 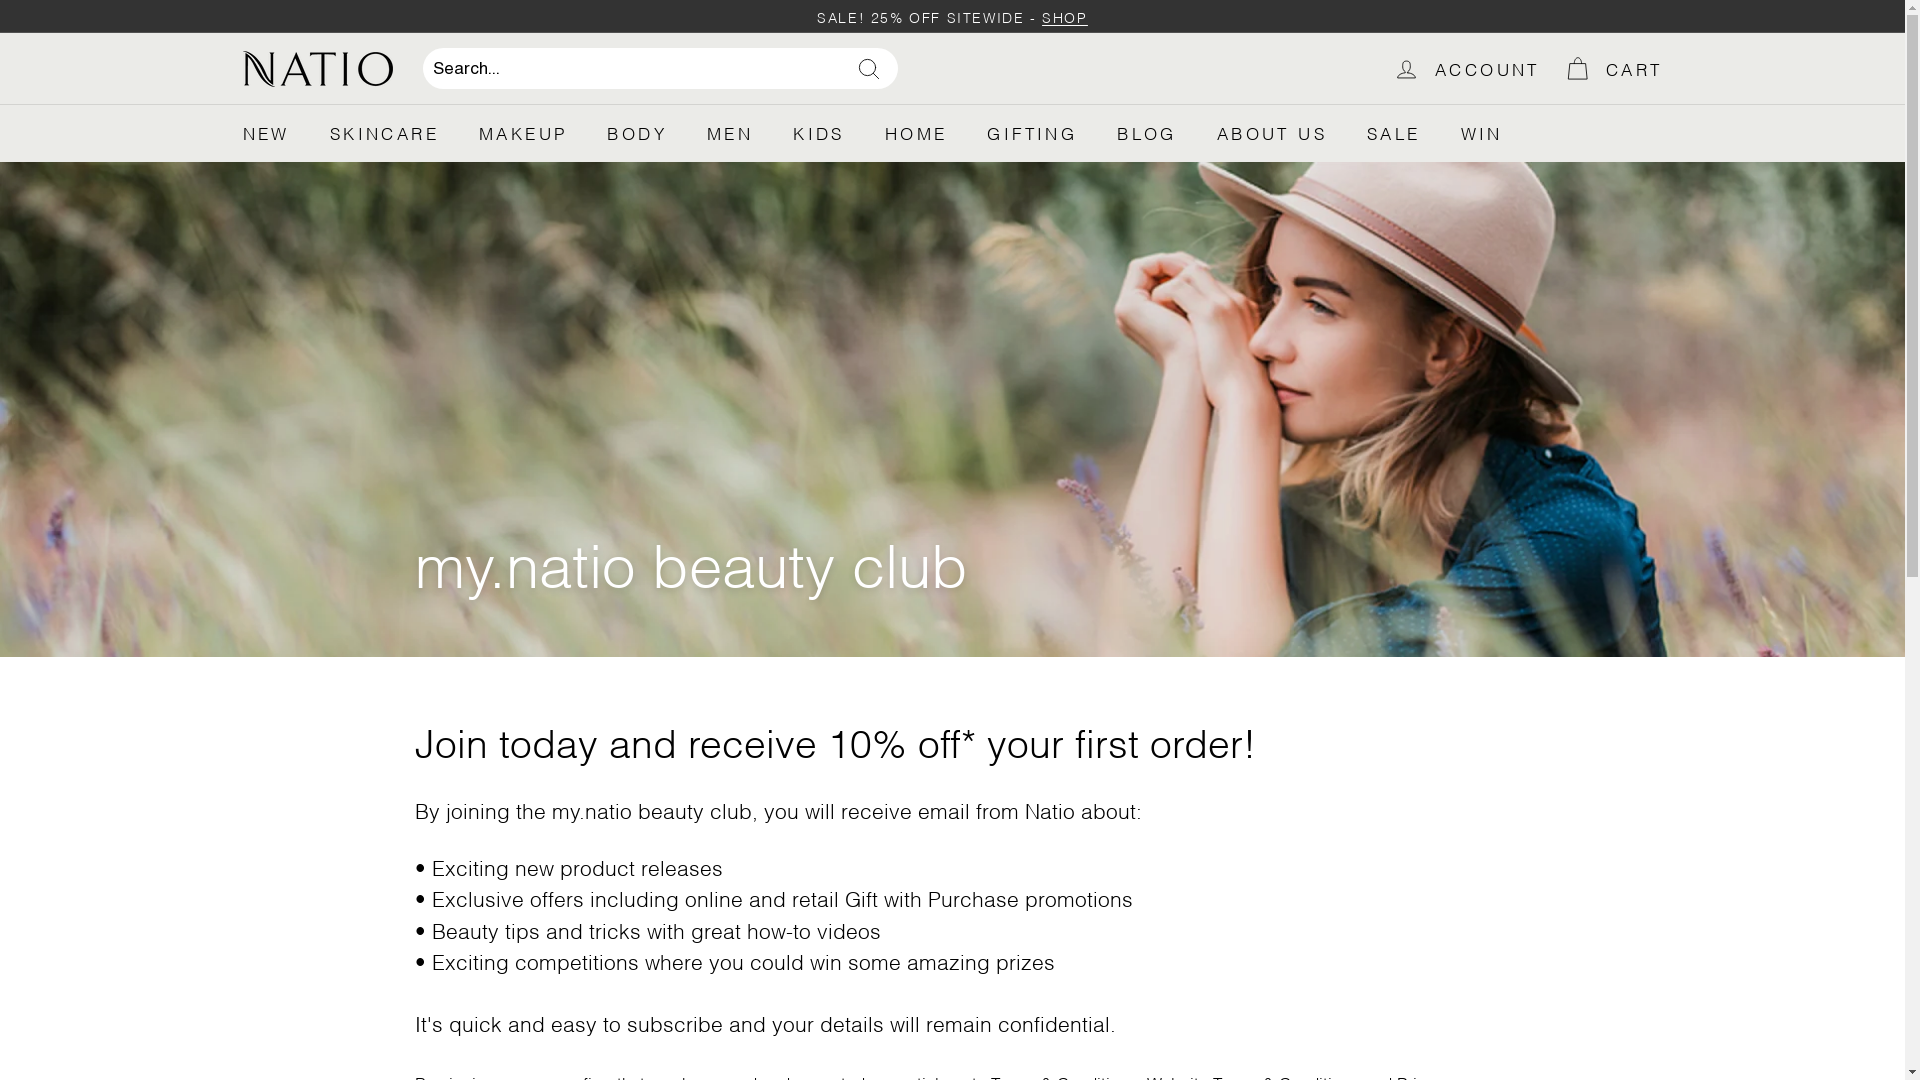 I want to click on 'MAKEUP', so click(x=458, y=132).